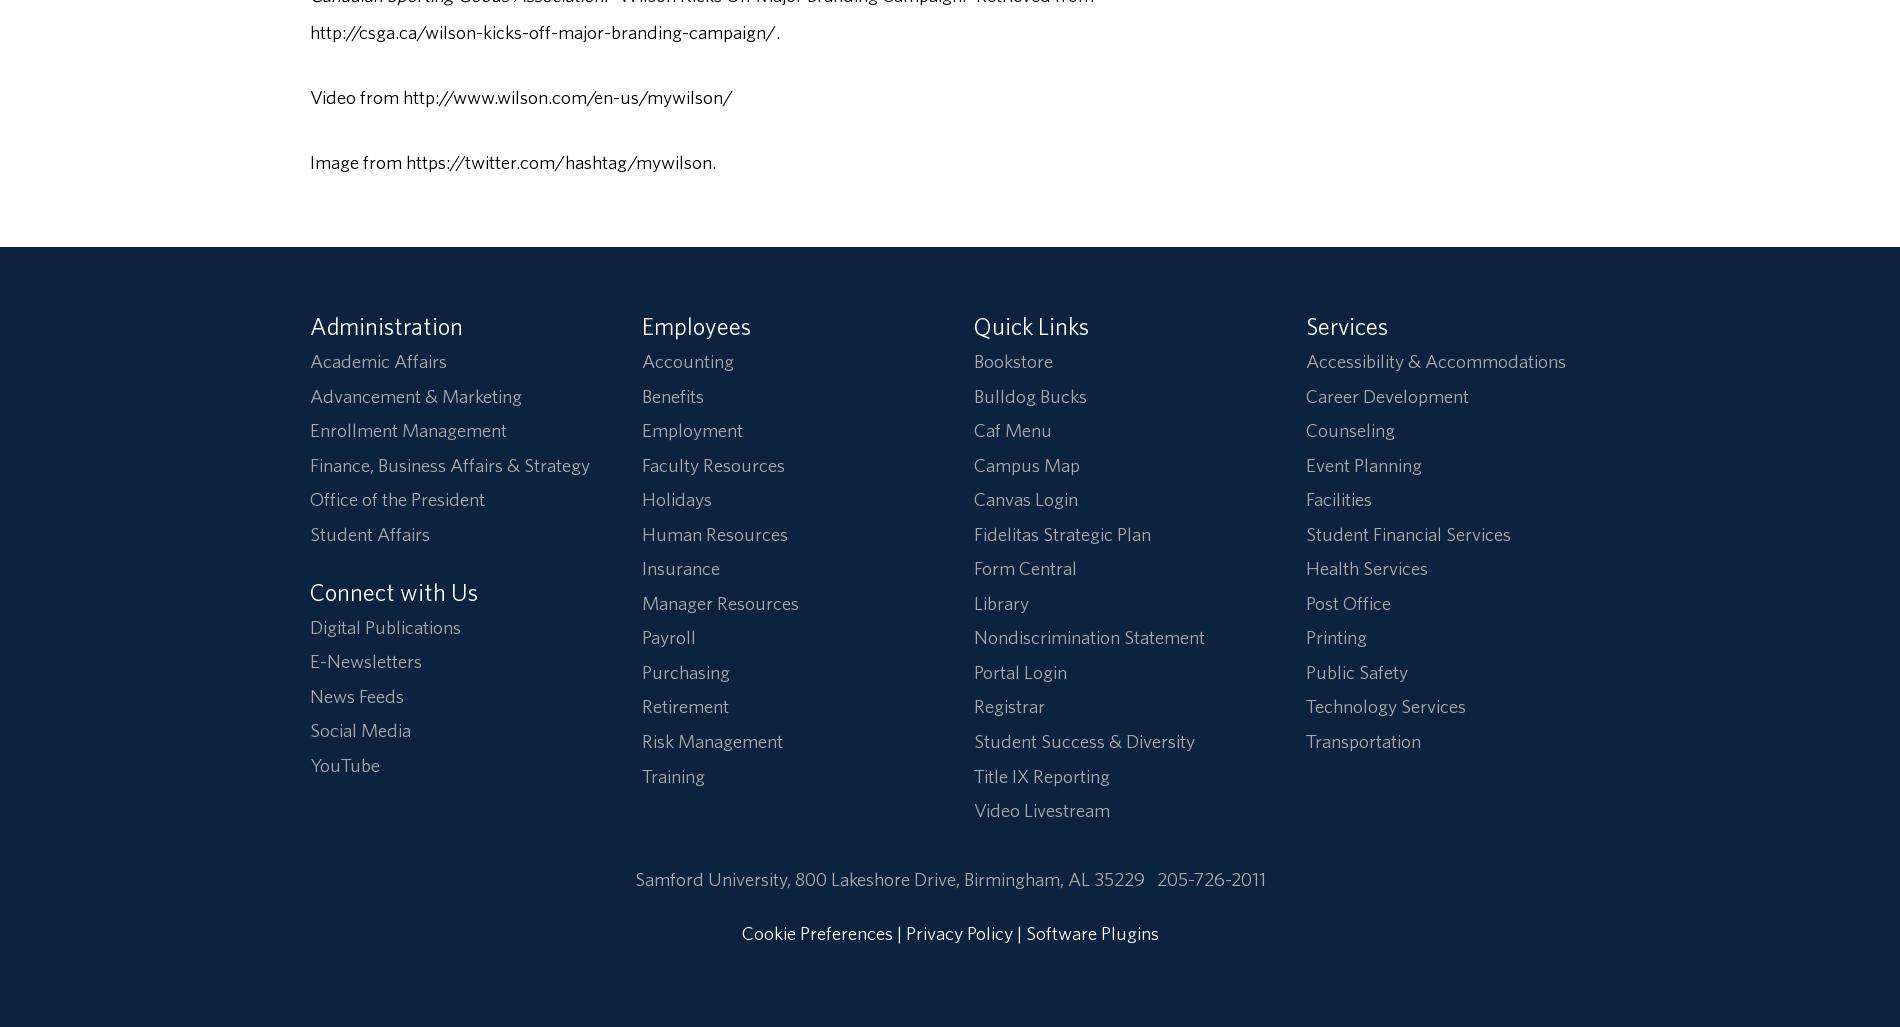 This screenshot has height=1027, width=1900. Describe the element at coordinates (973, 602) in the screenshot. I see `'Library'` at that location.